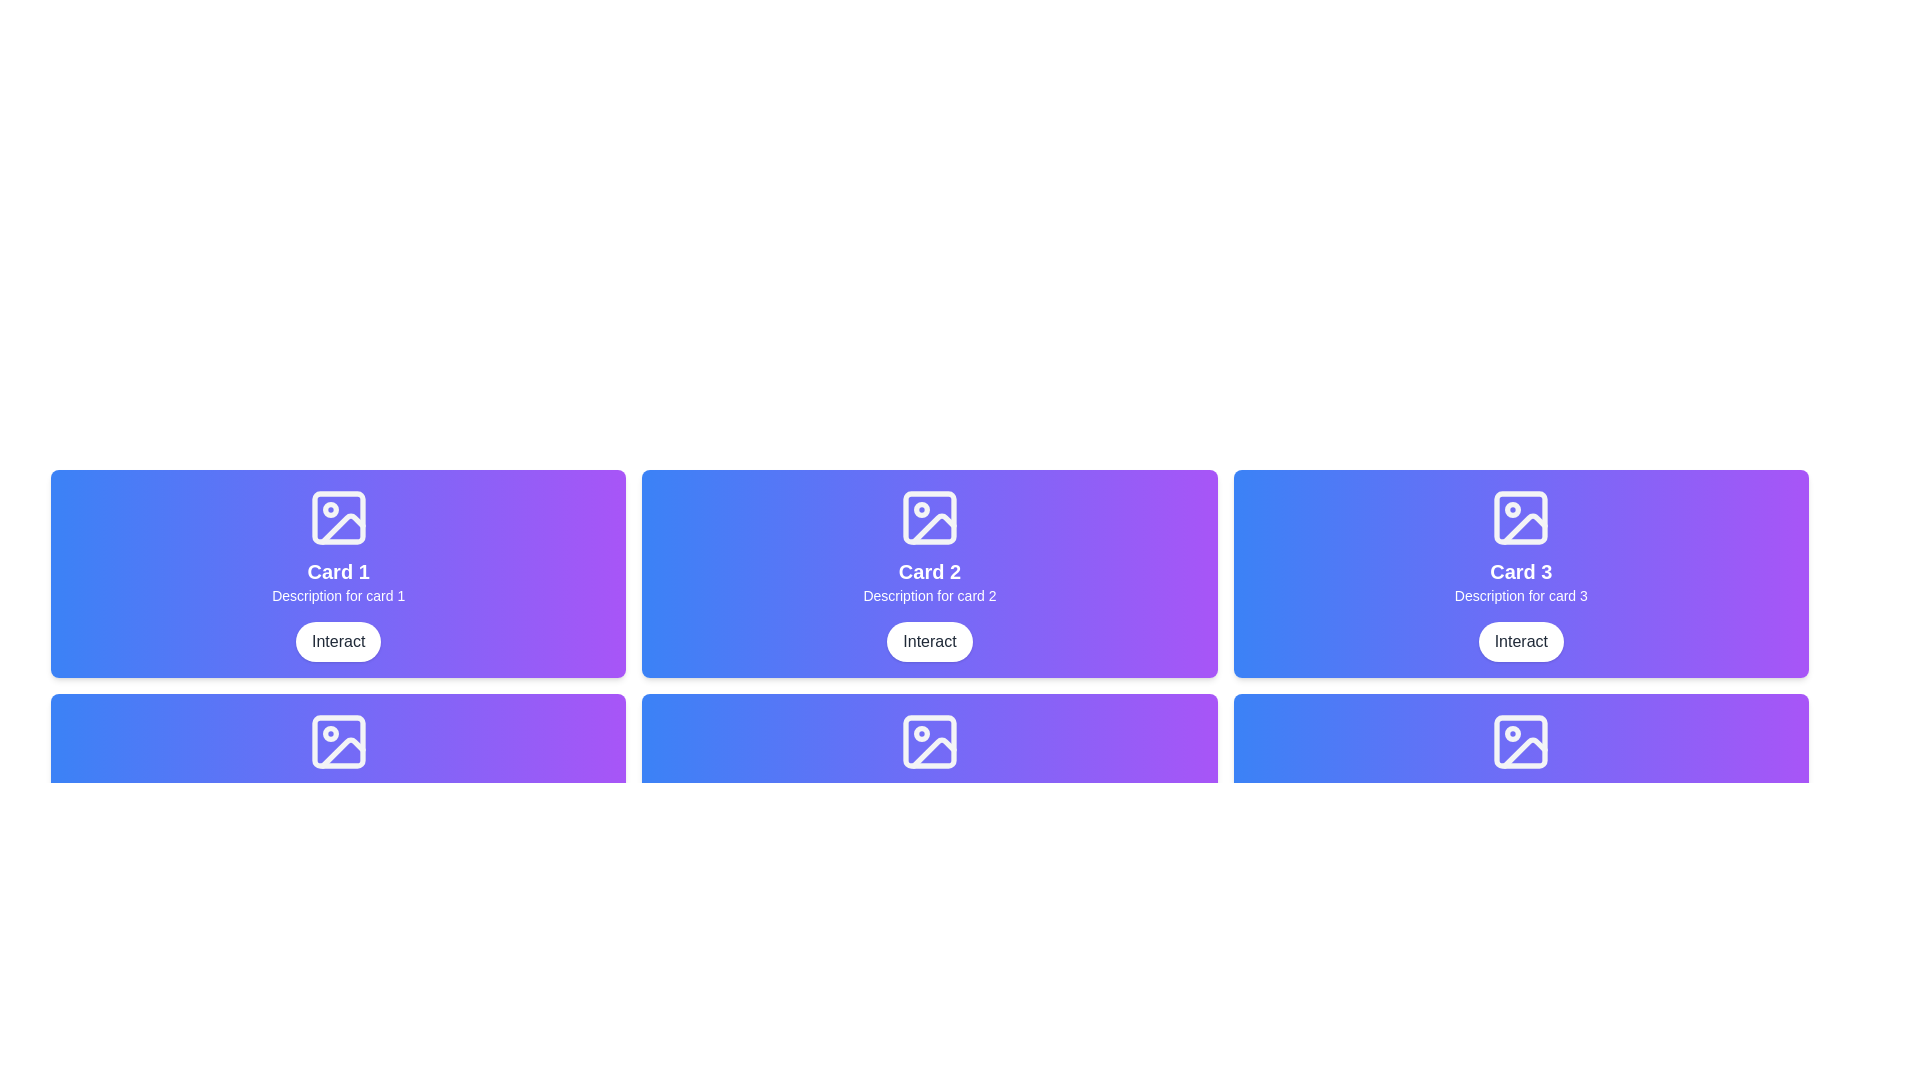 Image resolution: width=1920 pixels, height=1080 pixels. Describe the element at coordinates (1520, 595) in the screenshot. I see `the text element displaying 'Description for card 3' which is located within the card labeled 'Card 3'` at that location.